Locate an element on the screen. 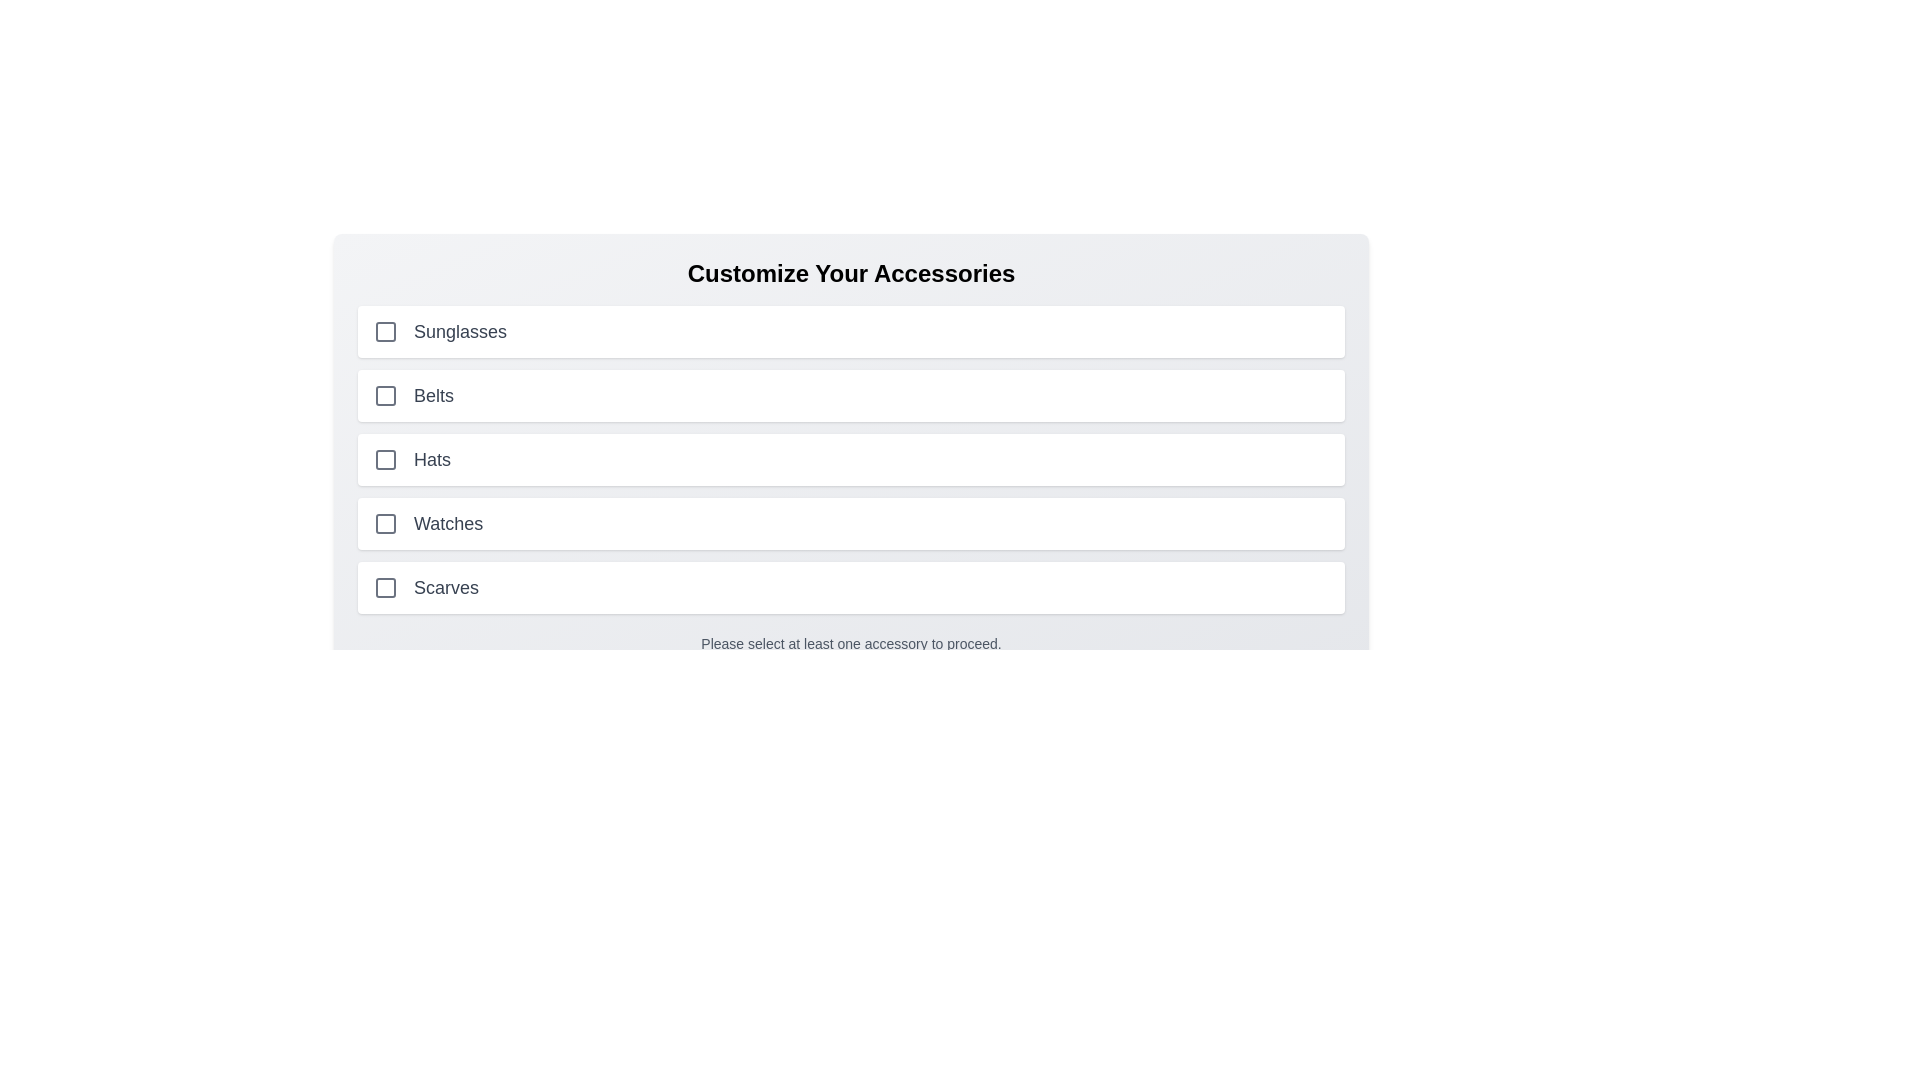  the 'Scarves' text label located to the right of the checkbox in the last row of the 'Customize Your Accessories' section is located at coordinates (445, 586).